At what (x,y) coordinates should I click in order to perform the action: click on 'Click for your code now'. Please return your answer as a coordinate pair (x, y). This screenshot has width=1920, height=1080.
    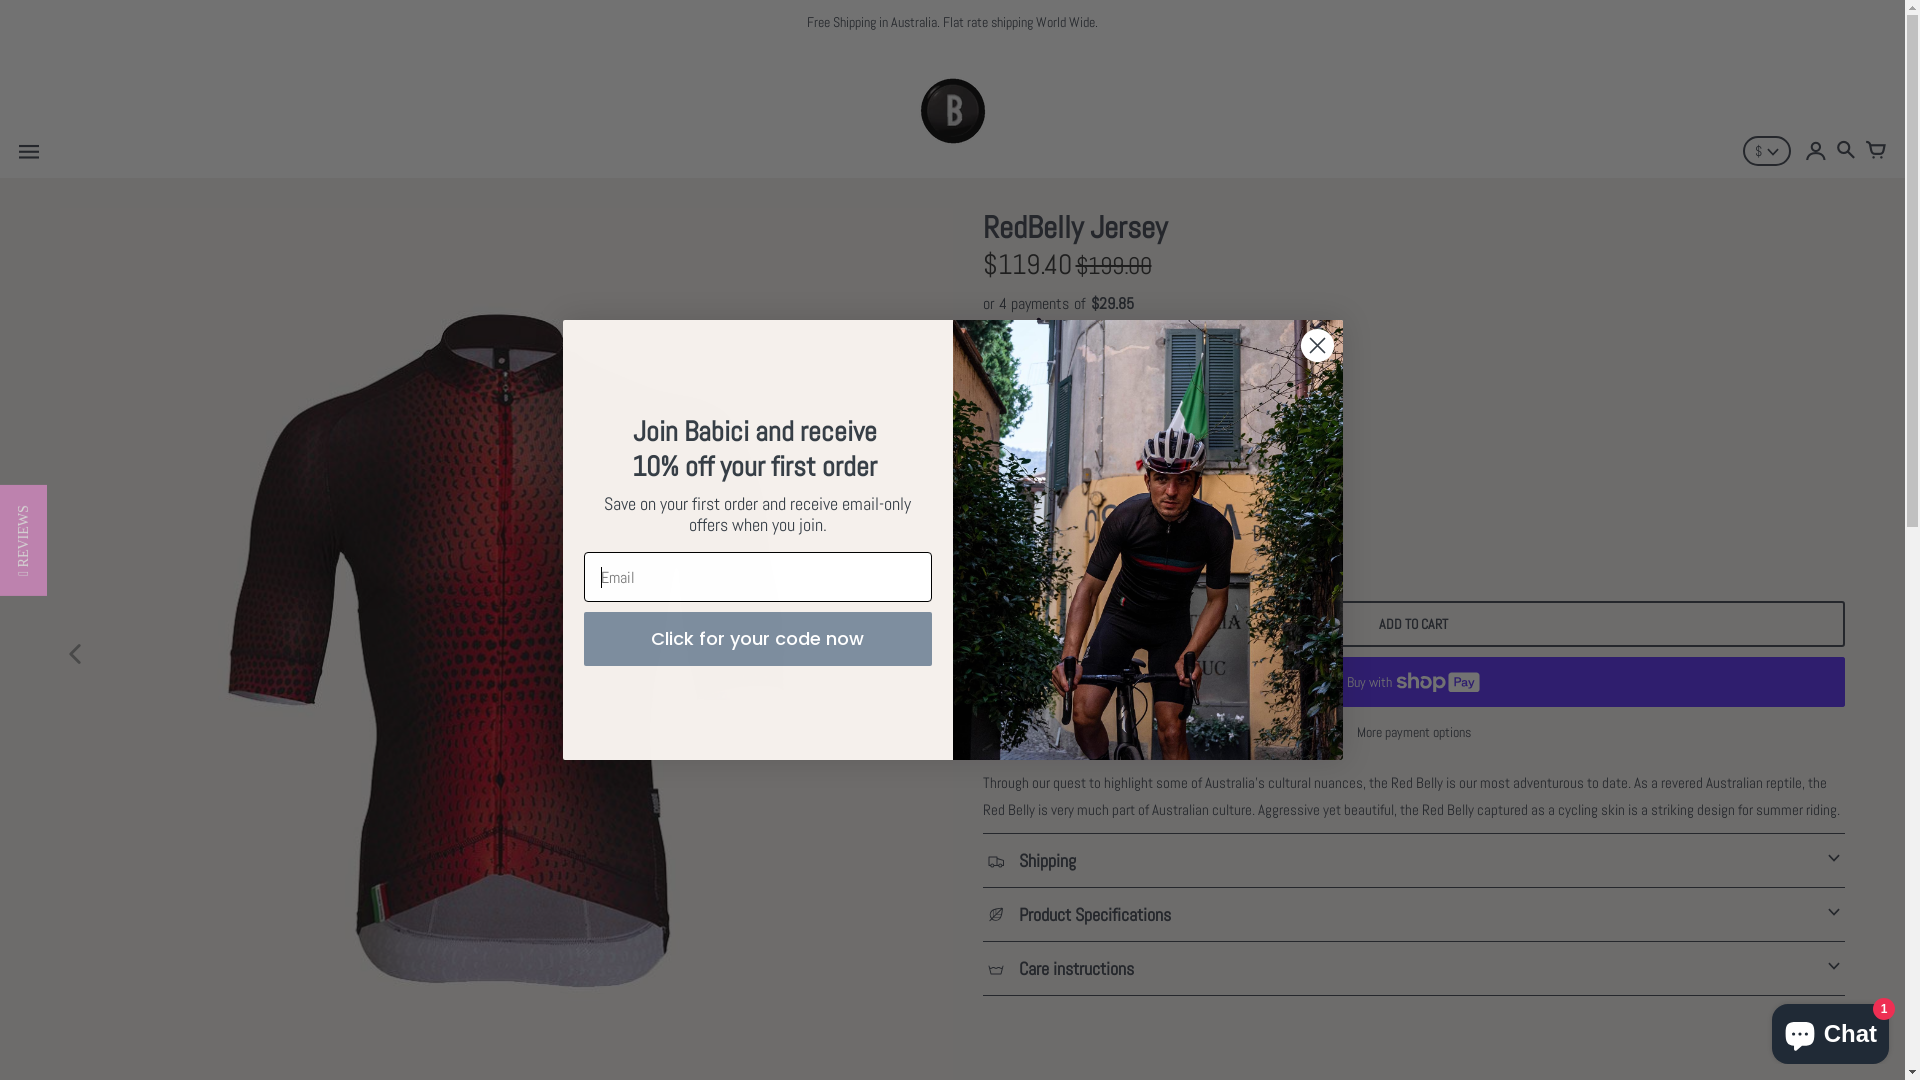
    Looking at the image, I should click on (757, 639).